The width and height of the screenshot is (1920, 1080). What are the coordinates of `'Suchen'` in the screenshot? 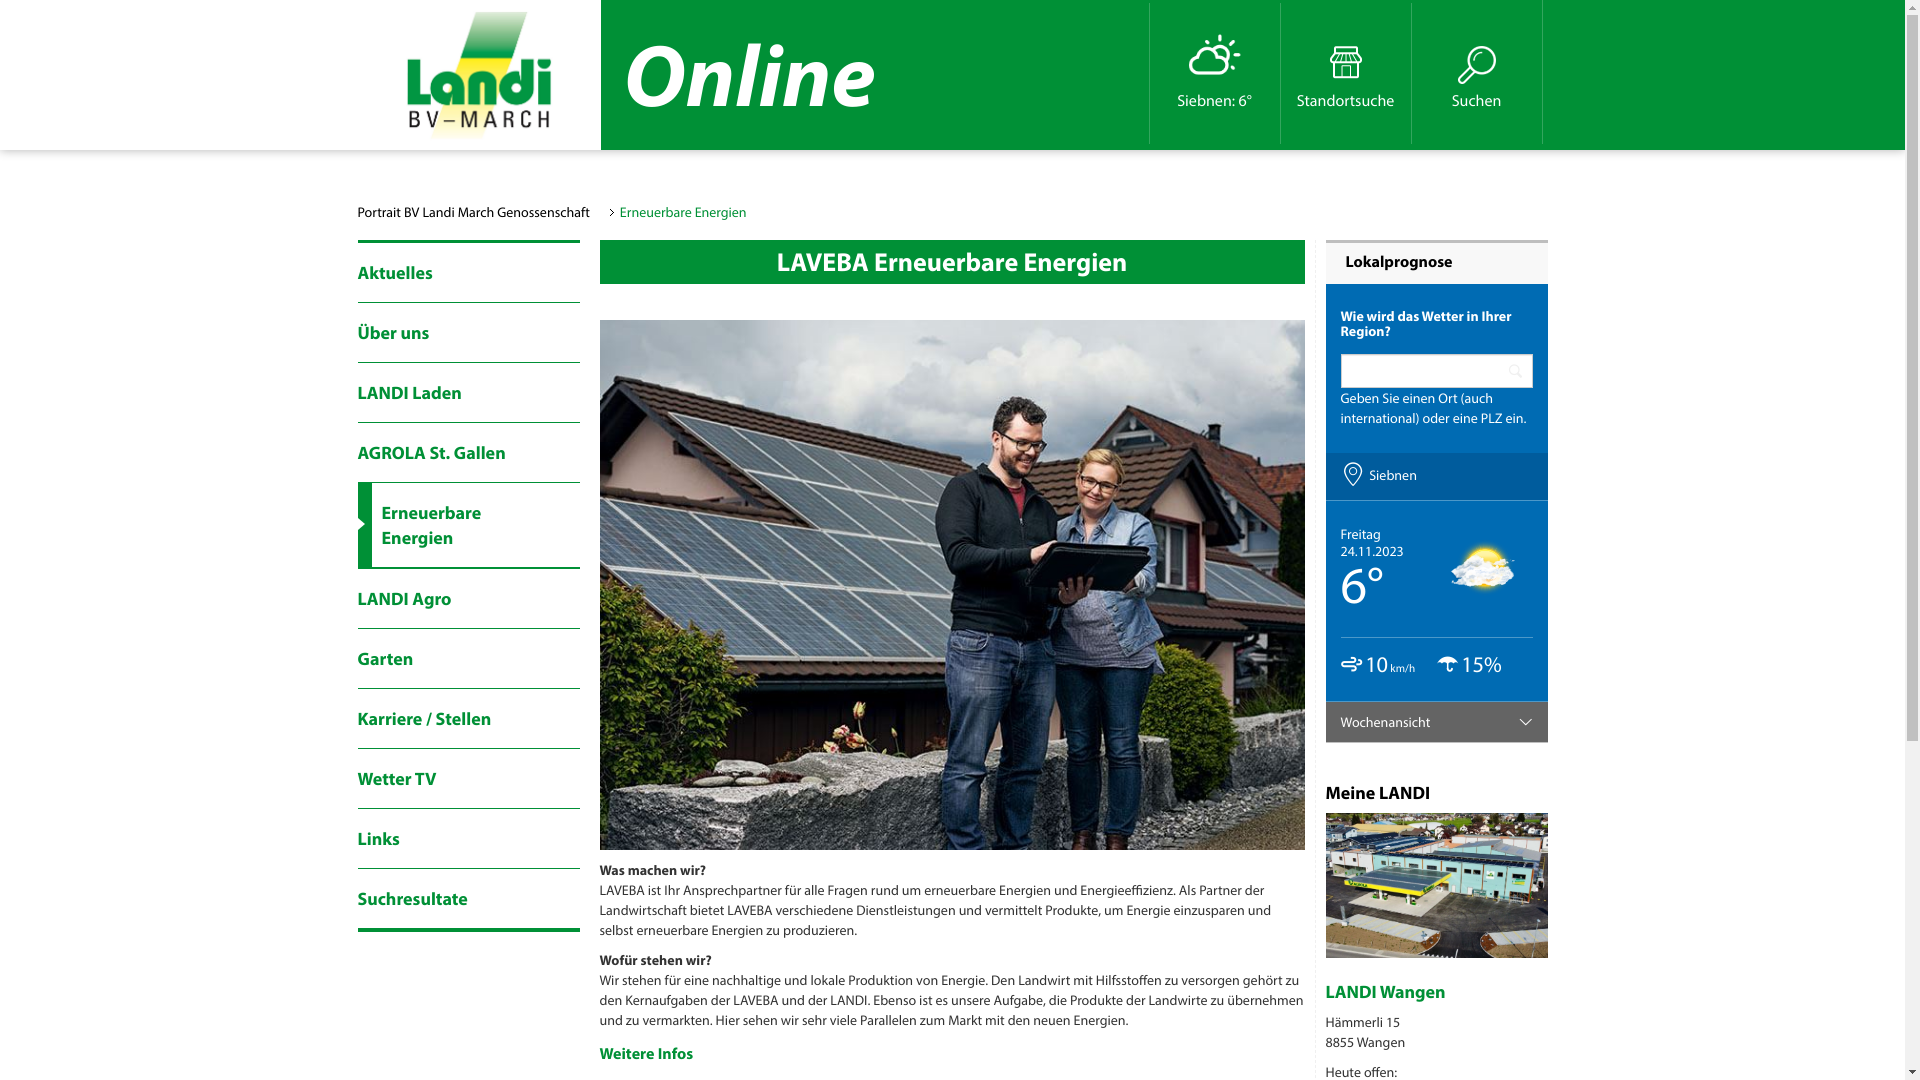 It's located at (1477, 73).